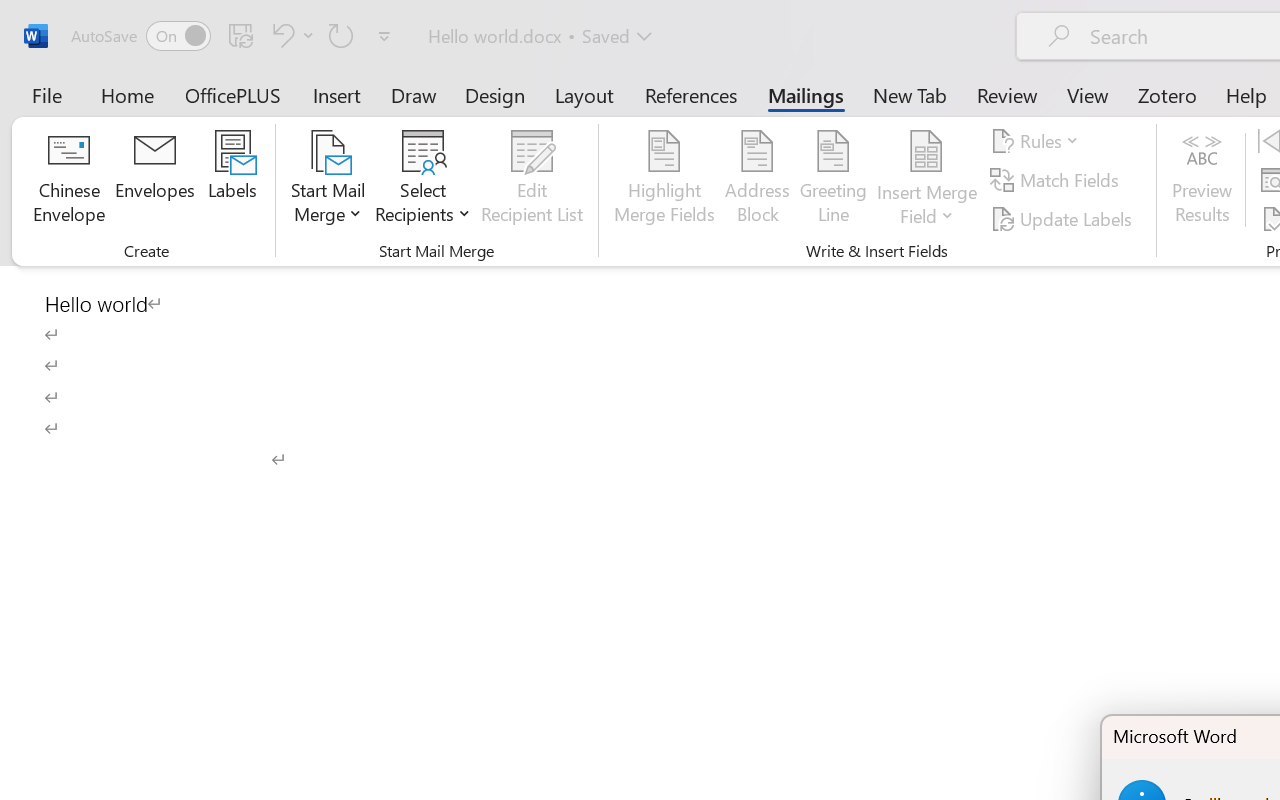 The image size is (1280, 800). I want to click on 'AutoSave', so click(139, 35).